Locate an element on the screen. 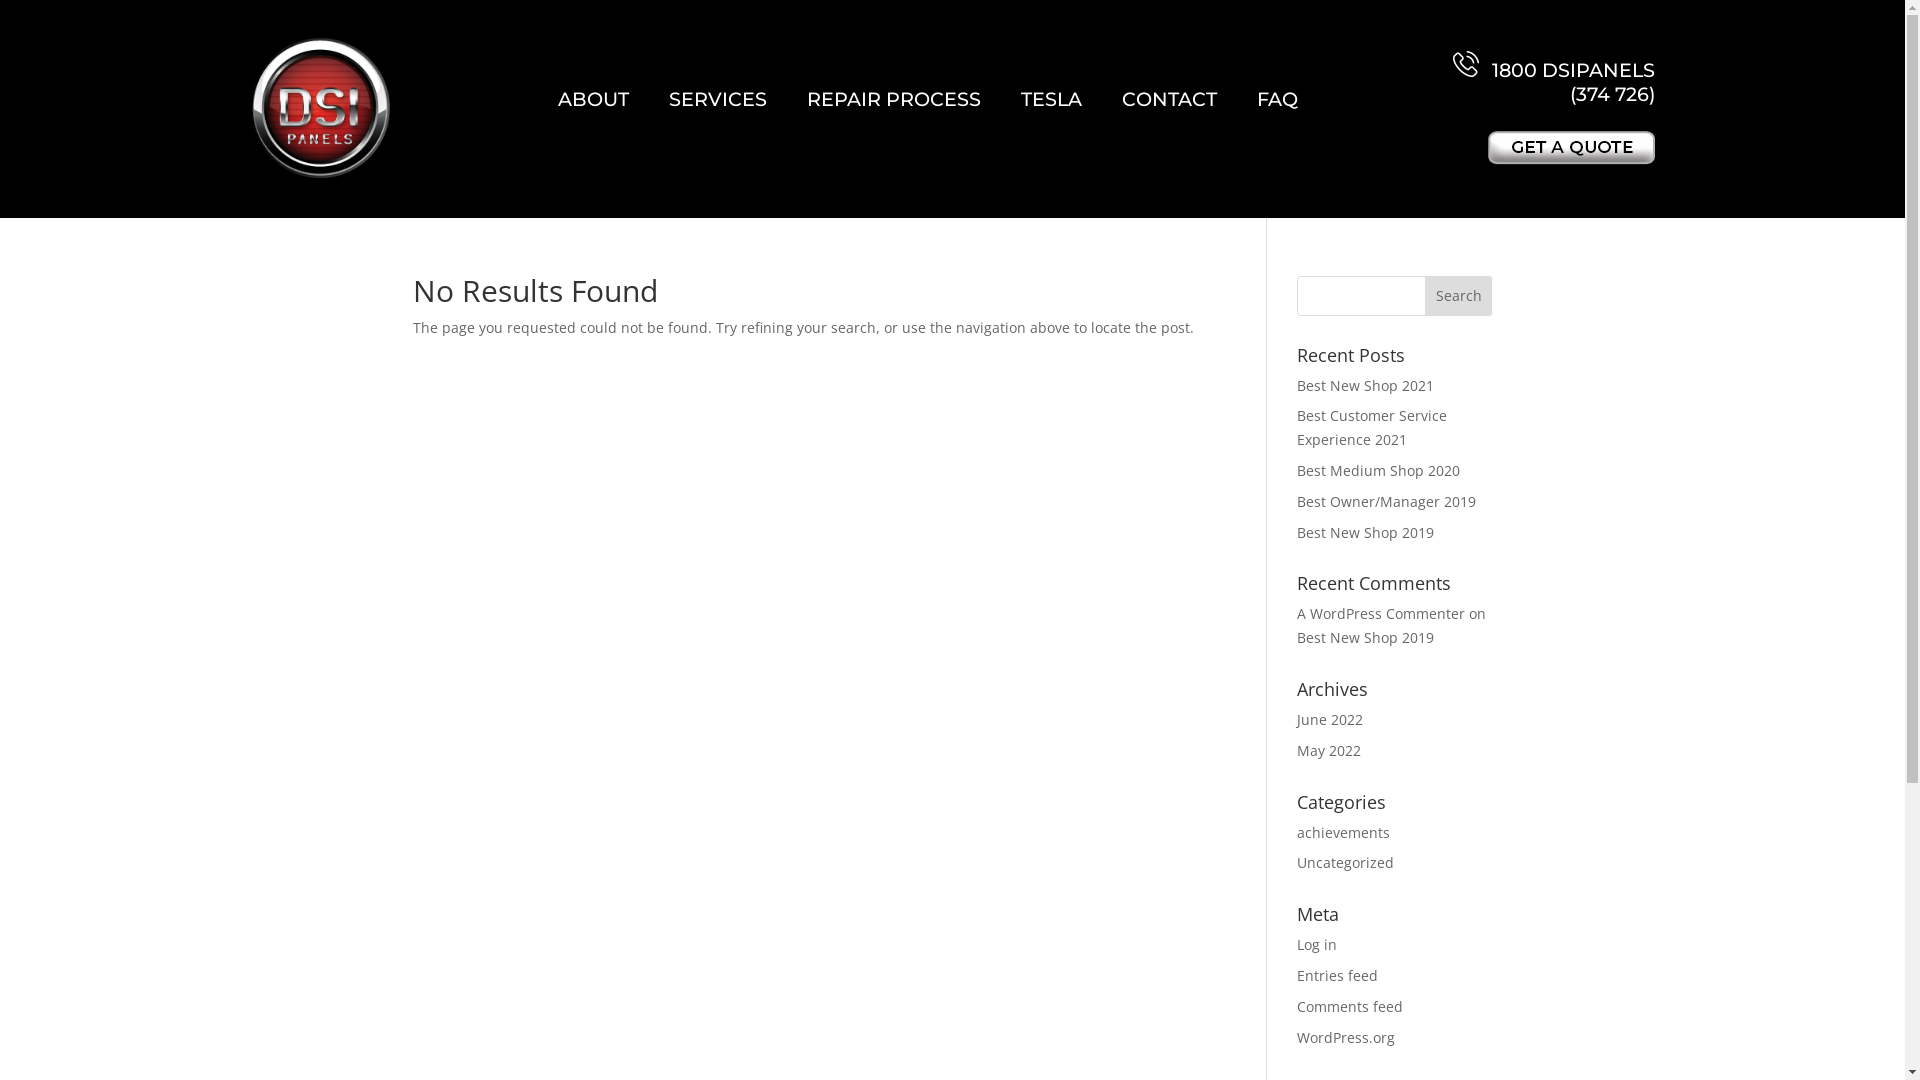  'SERVICES' is located at coordinates (718, 99).